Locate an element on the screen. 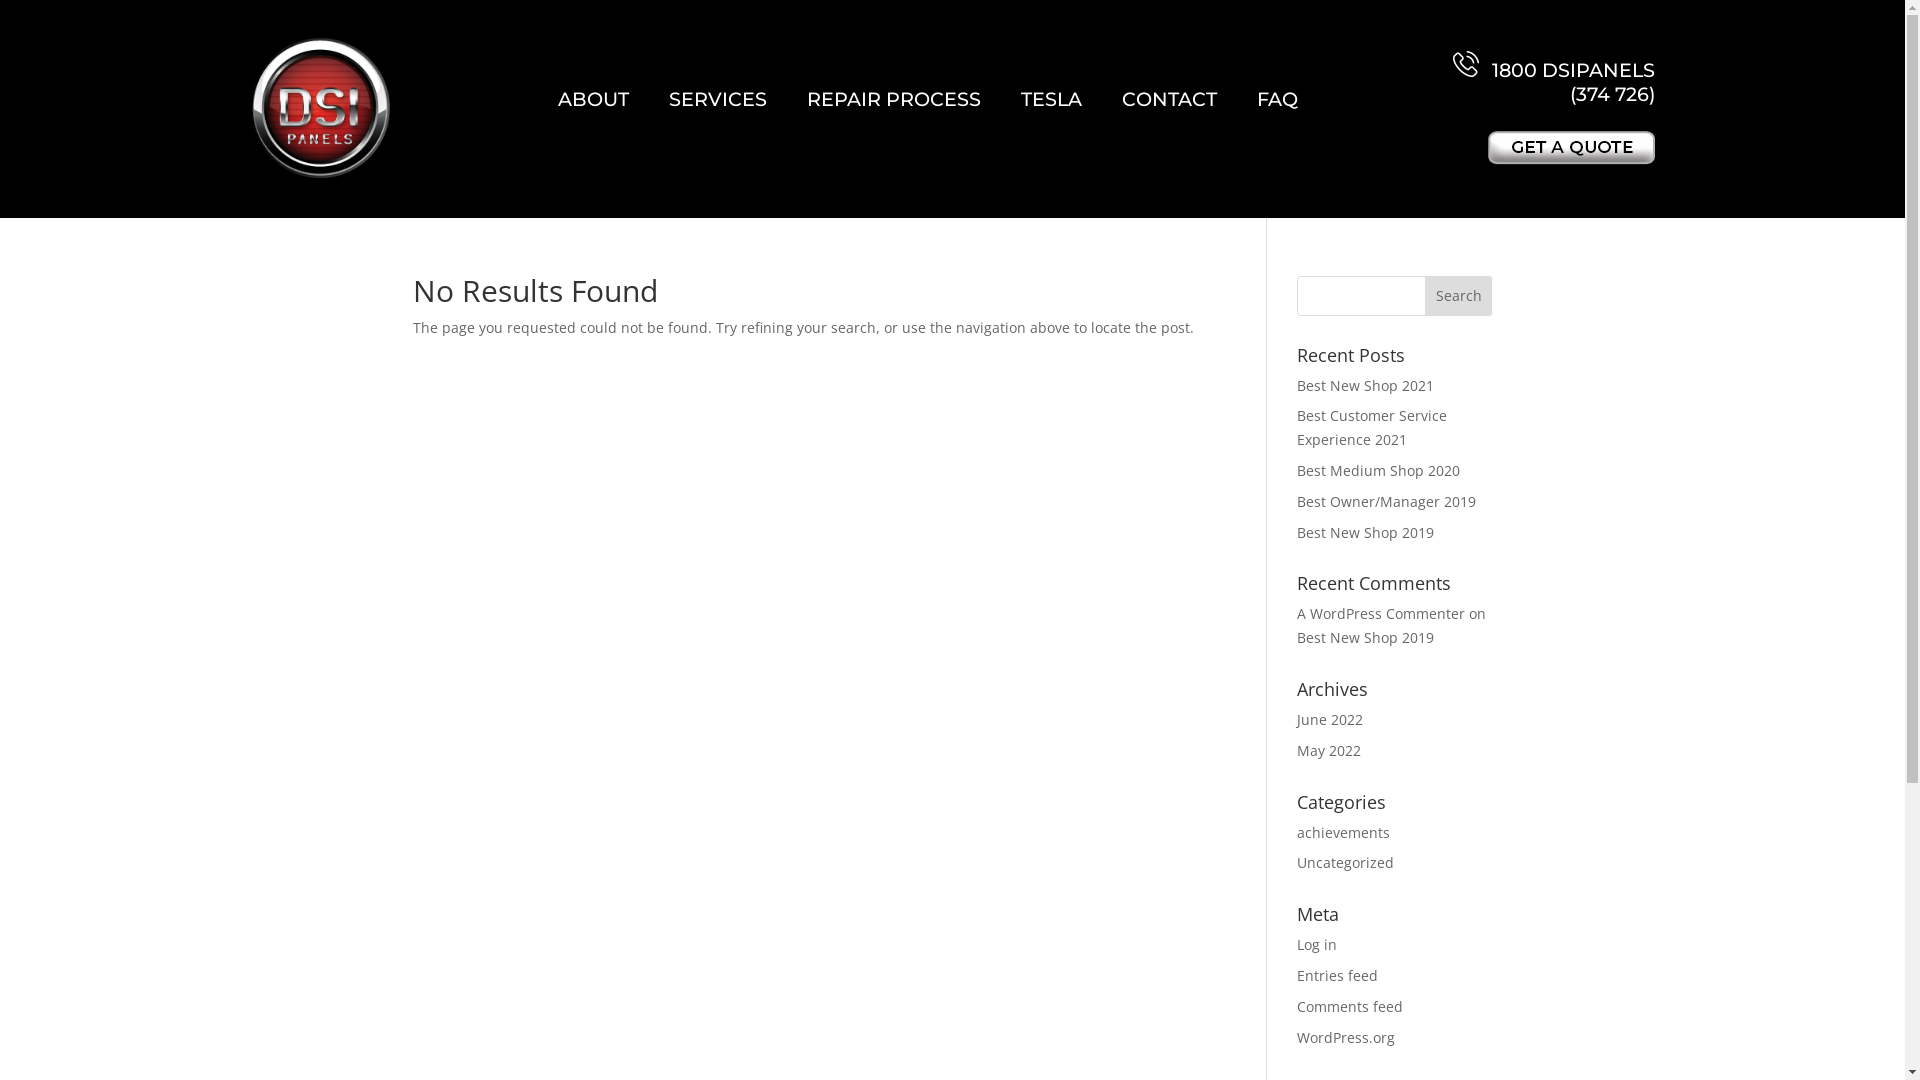  'SERVICES' is located at coordinates (718, 99).